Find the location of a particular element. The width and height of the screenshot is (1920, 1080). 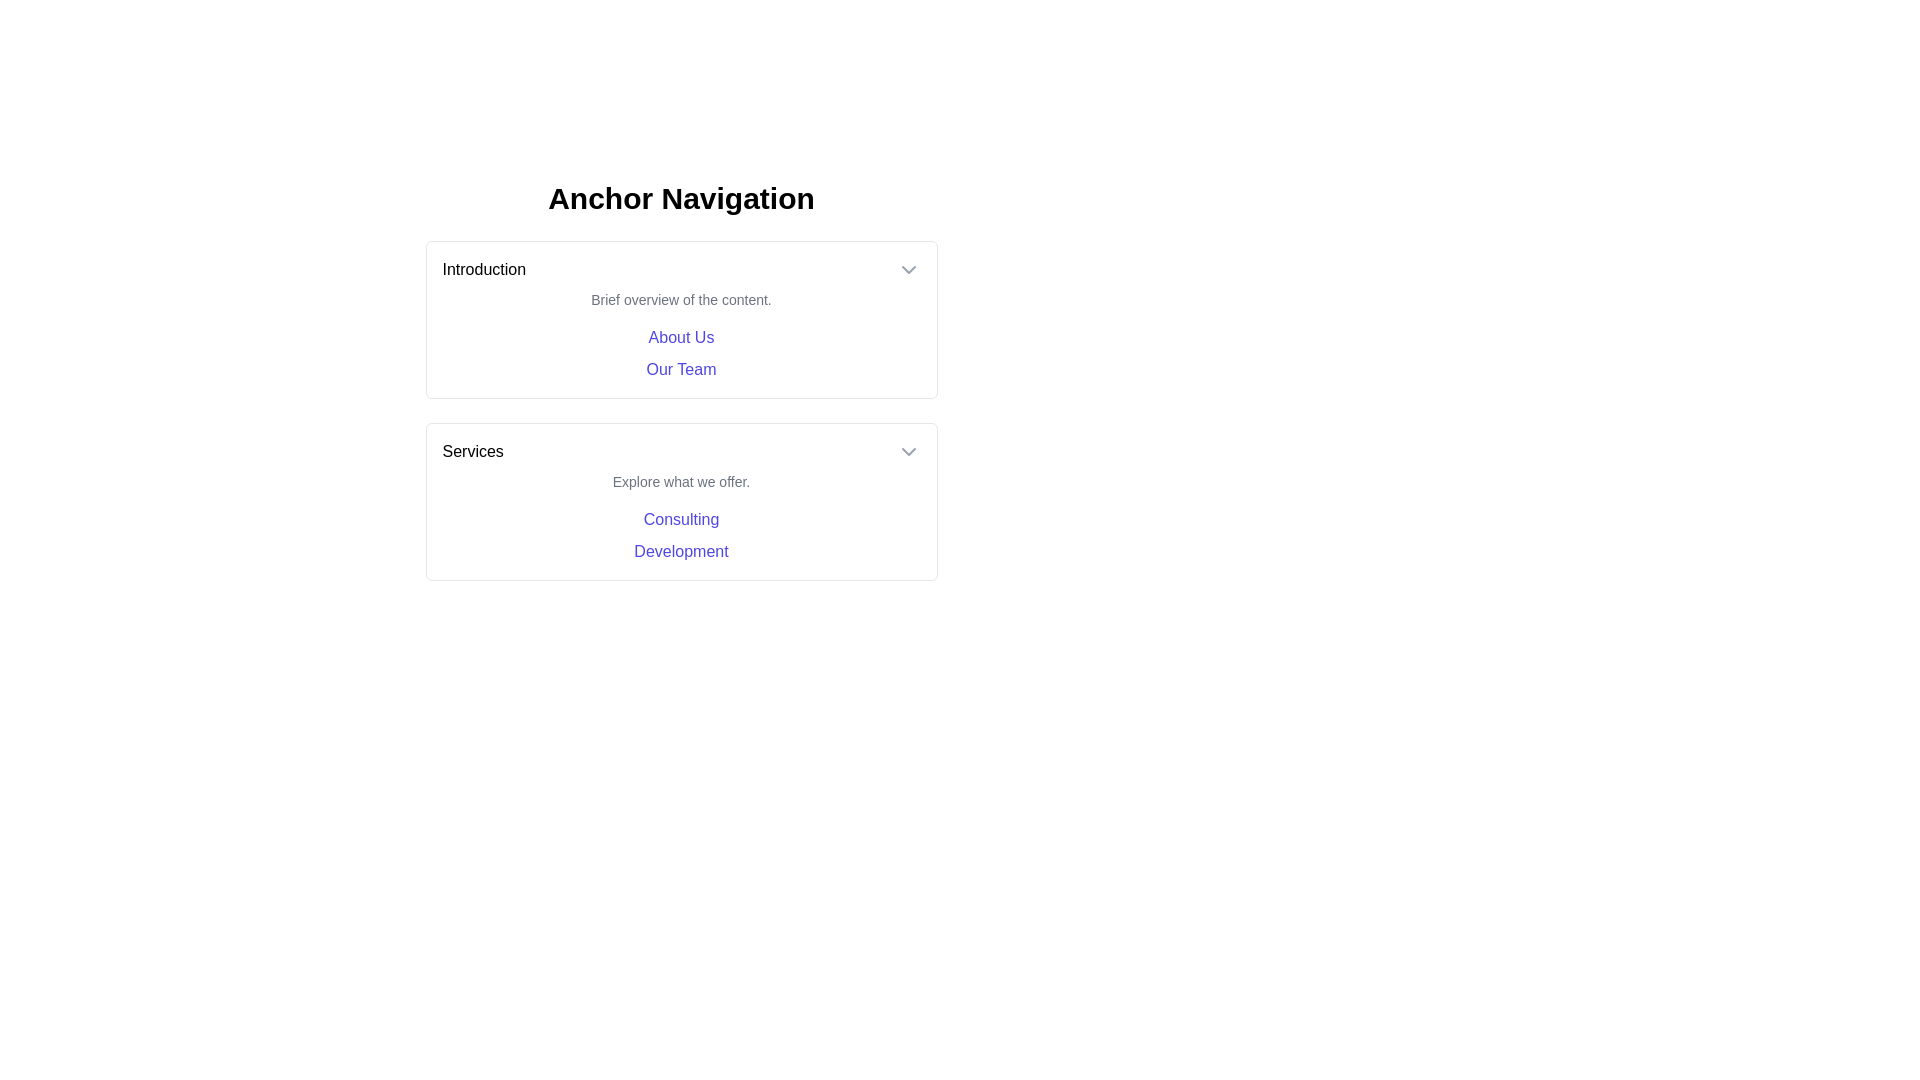

the 'Our Team' text link, which is the second hyperlink in the 'Introduction' section is located at coordinates (681, 370).